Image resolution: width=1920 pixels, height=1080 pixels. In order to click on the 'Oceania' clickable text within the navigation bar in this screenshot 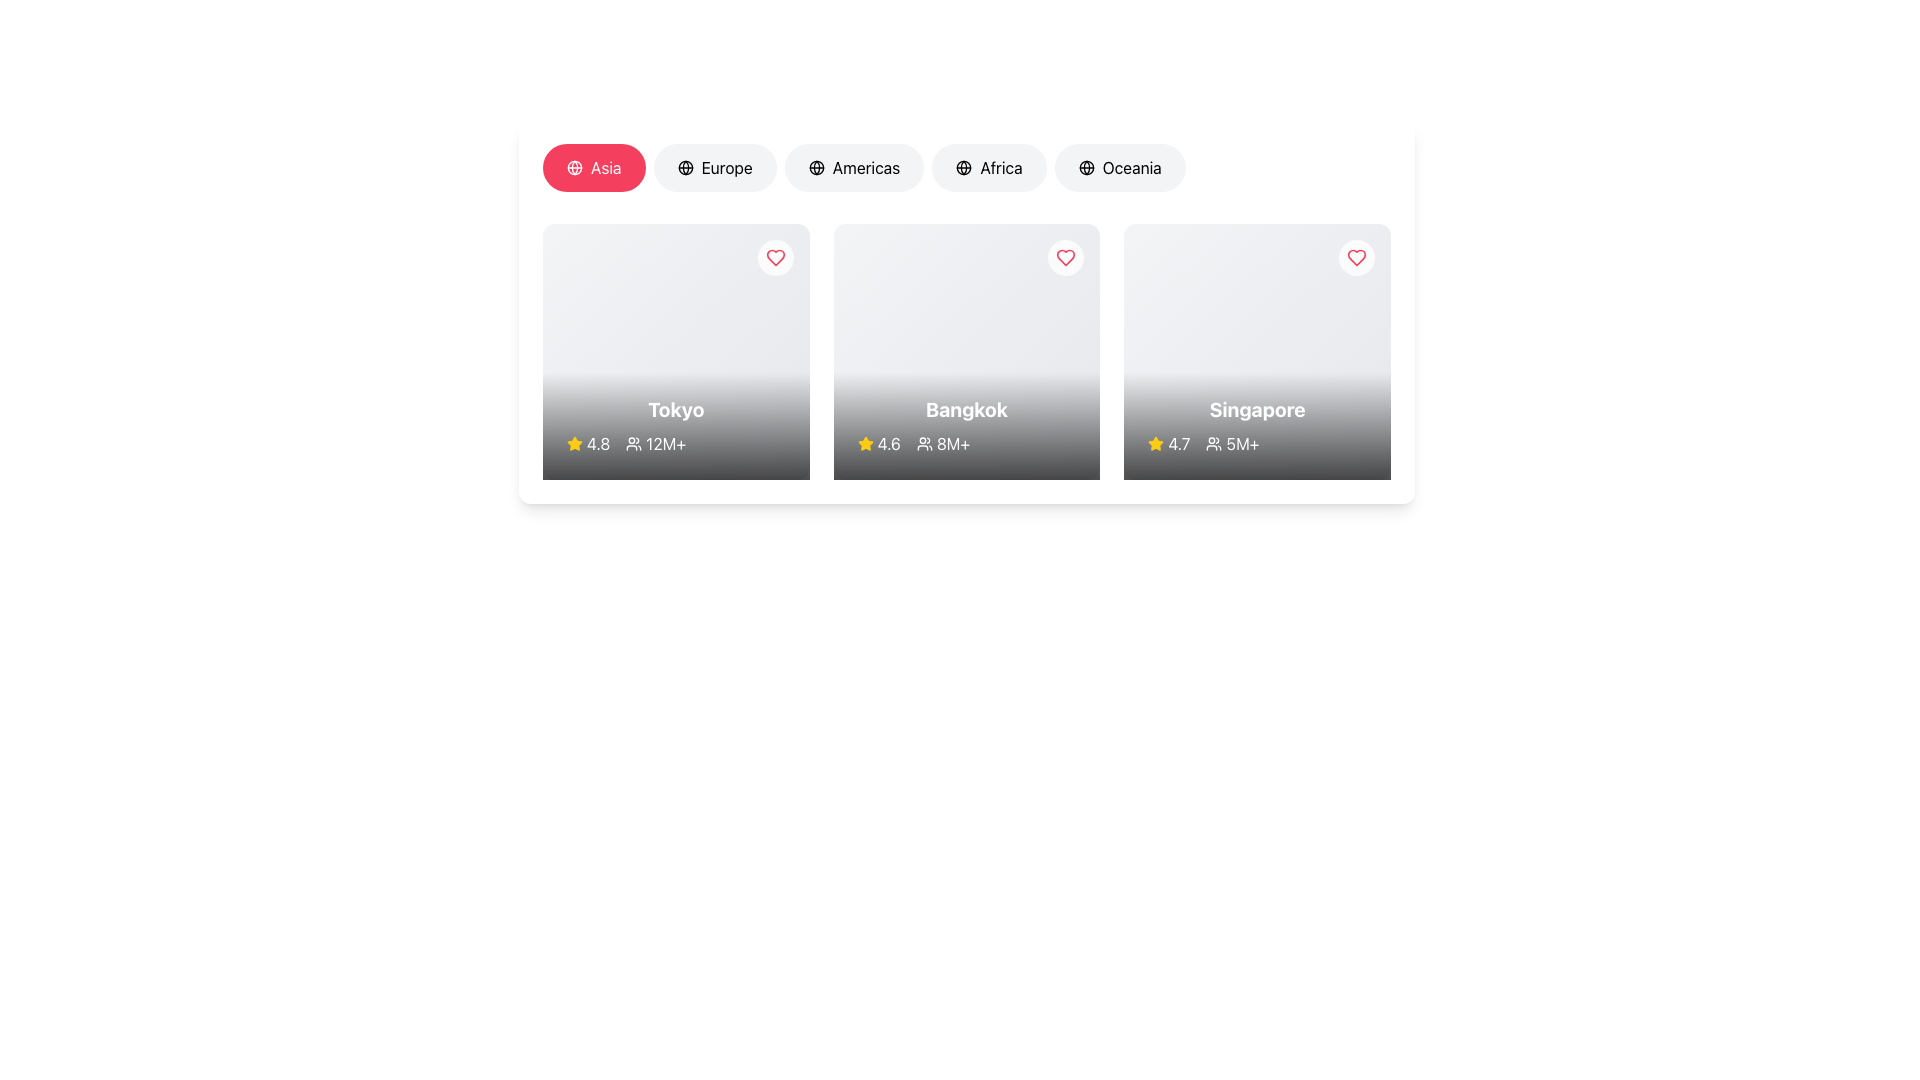, I will do `click(1132, 167)`.